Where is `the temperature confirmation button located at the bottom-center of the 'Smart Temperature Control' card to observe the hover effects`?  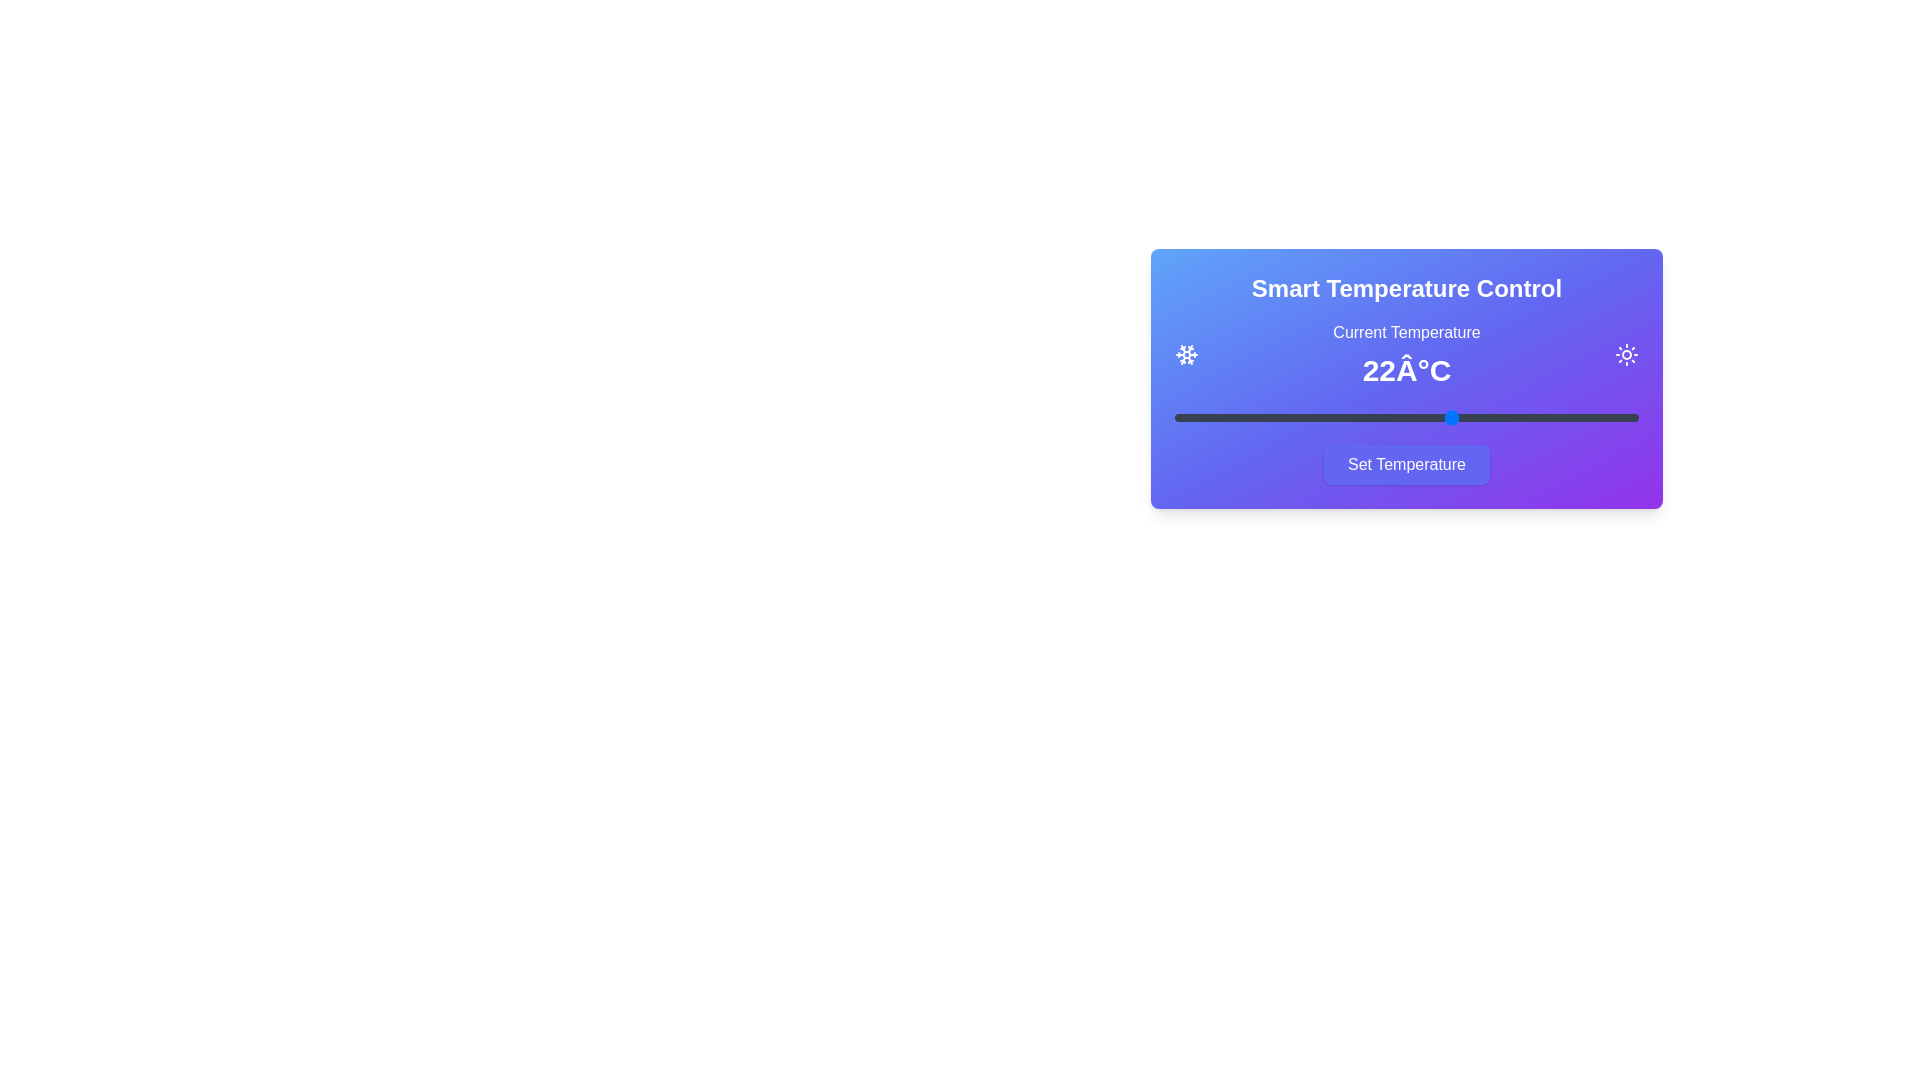
the temperature confirmation button located at the bottom-center of the 'Smart Temperature Control' card to observe the hover effects is located at coordinates (1405, 465).